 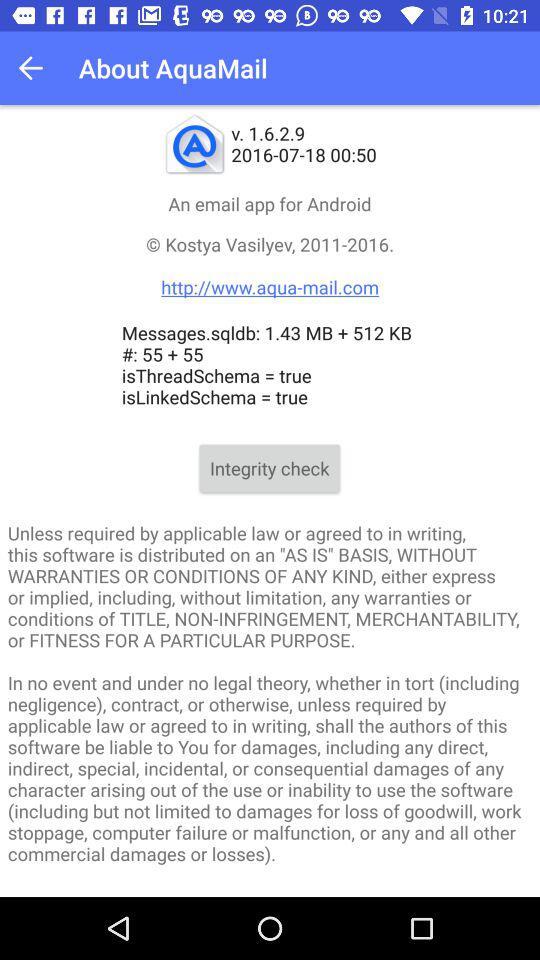 I want to click on icon above the an email app item, so click(x=36, y=68).